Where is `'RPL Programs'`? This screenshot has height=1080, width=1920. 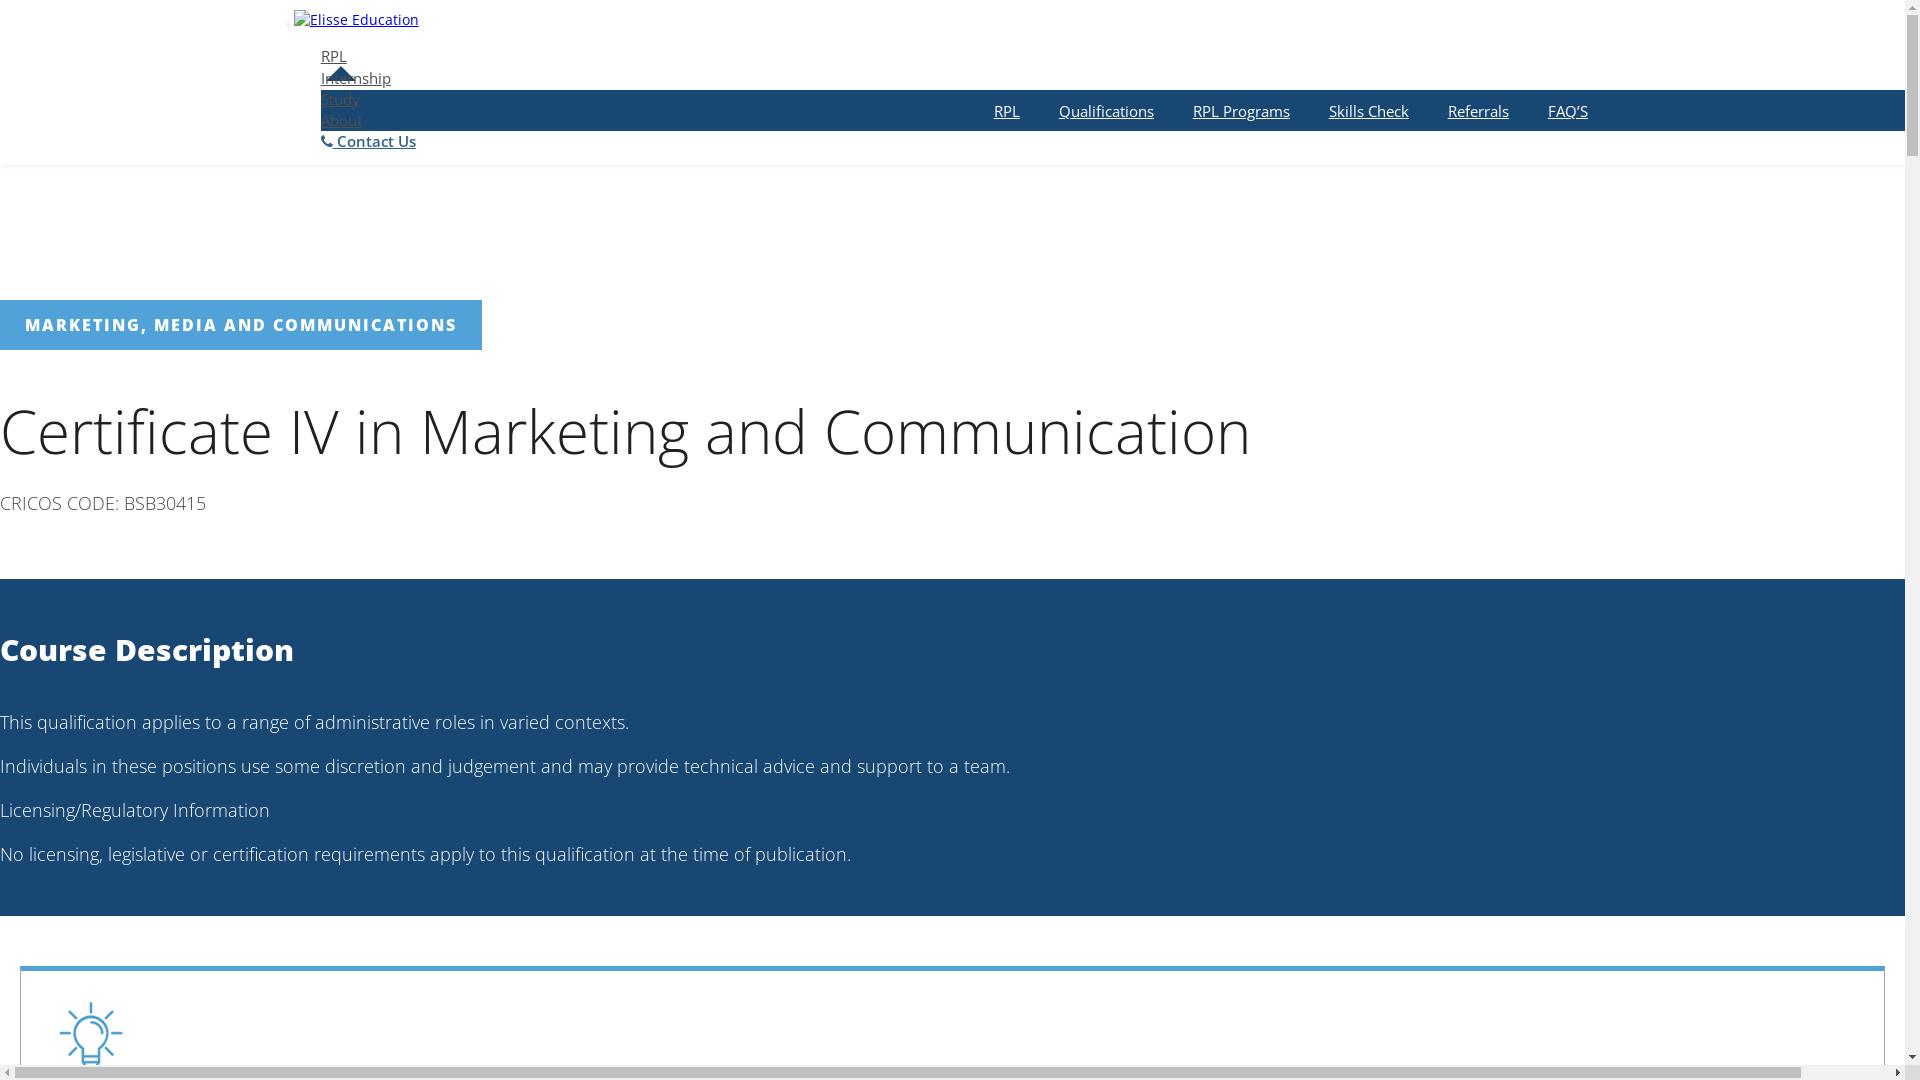
'RPL Programs' is located at coordinates (1240, 111).